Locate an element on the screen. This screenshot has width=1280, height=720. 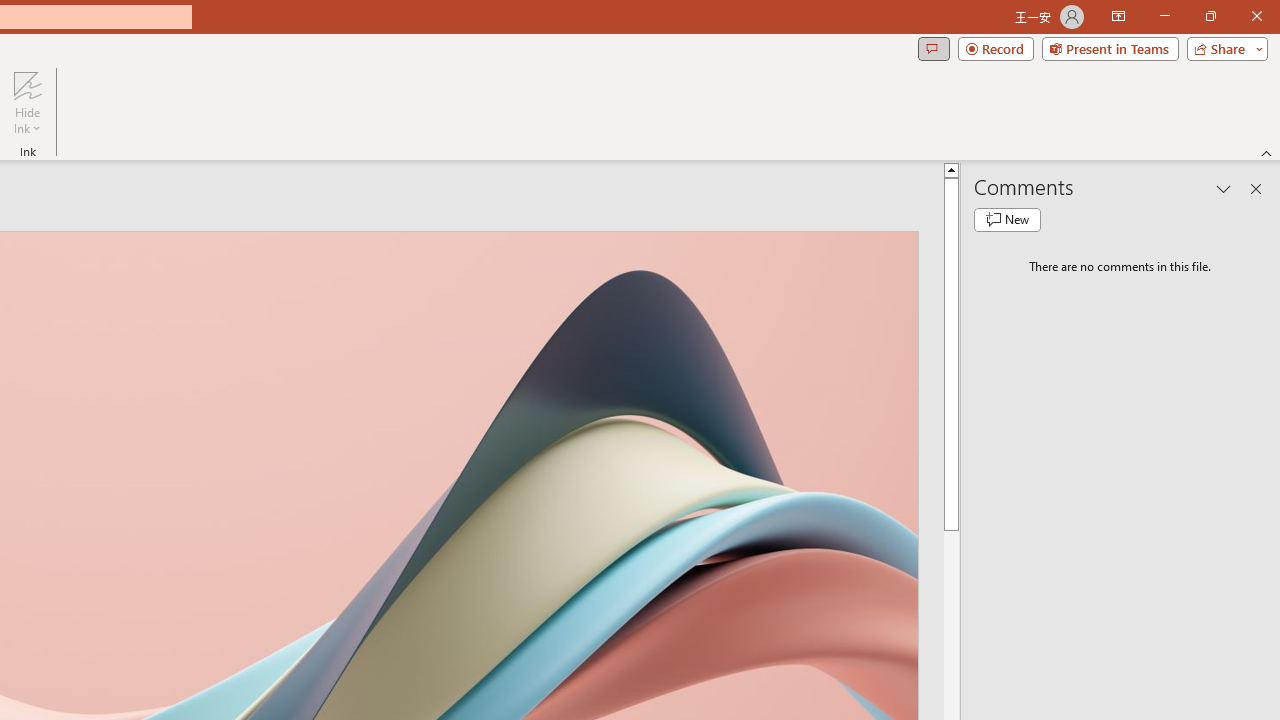
'New comment' is located at coordinates (1007, 219).